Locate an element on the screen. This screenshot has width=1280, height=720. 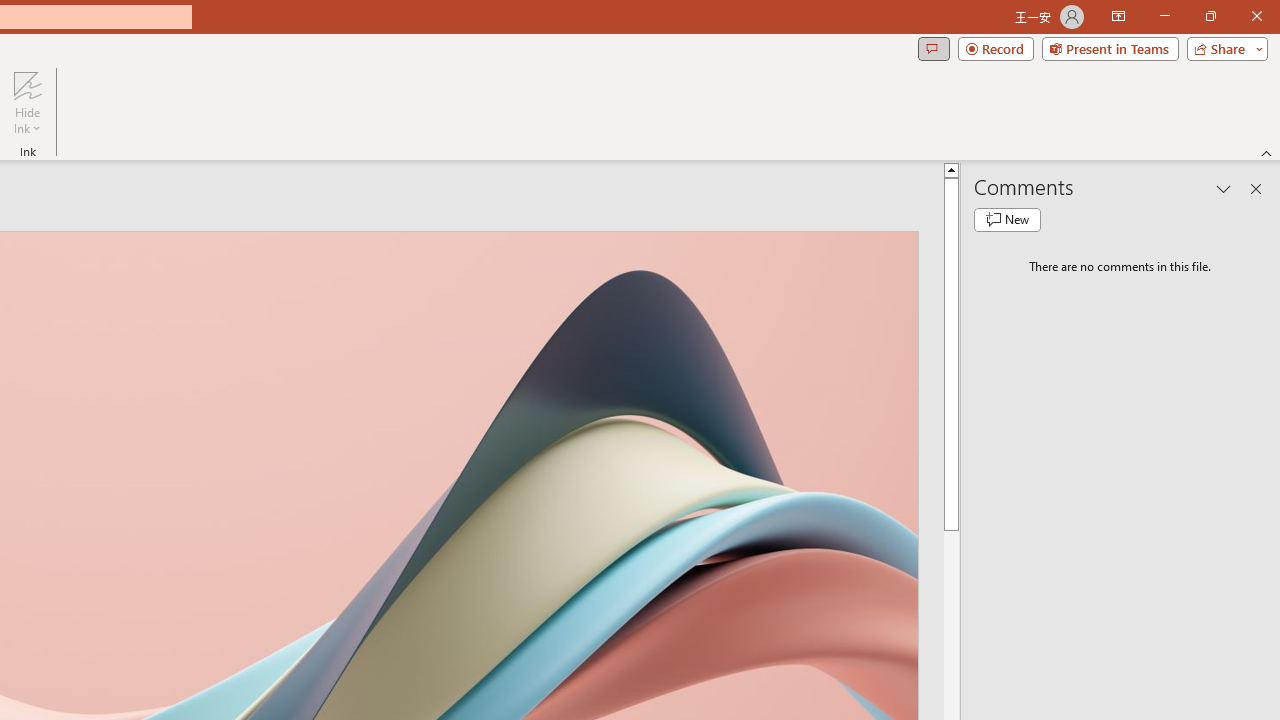
'New comment' is located at coordinates (1007, 219).